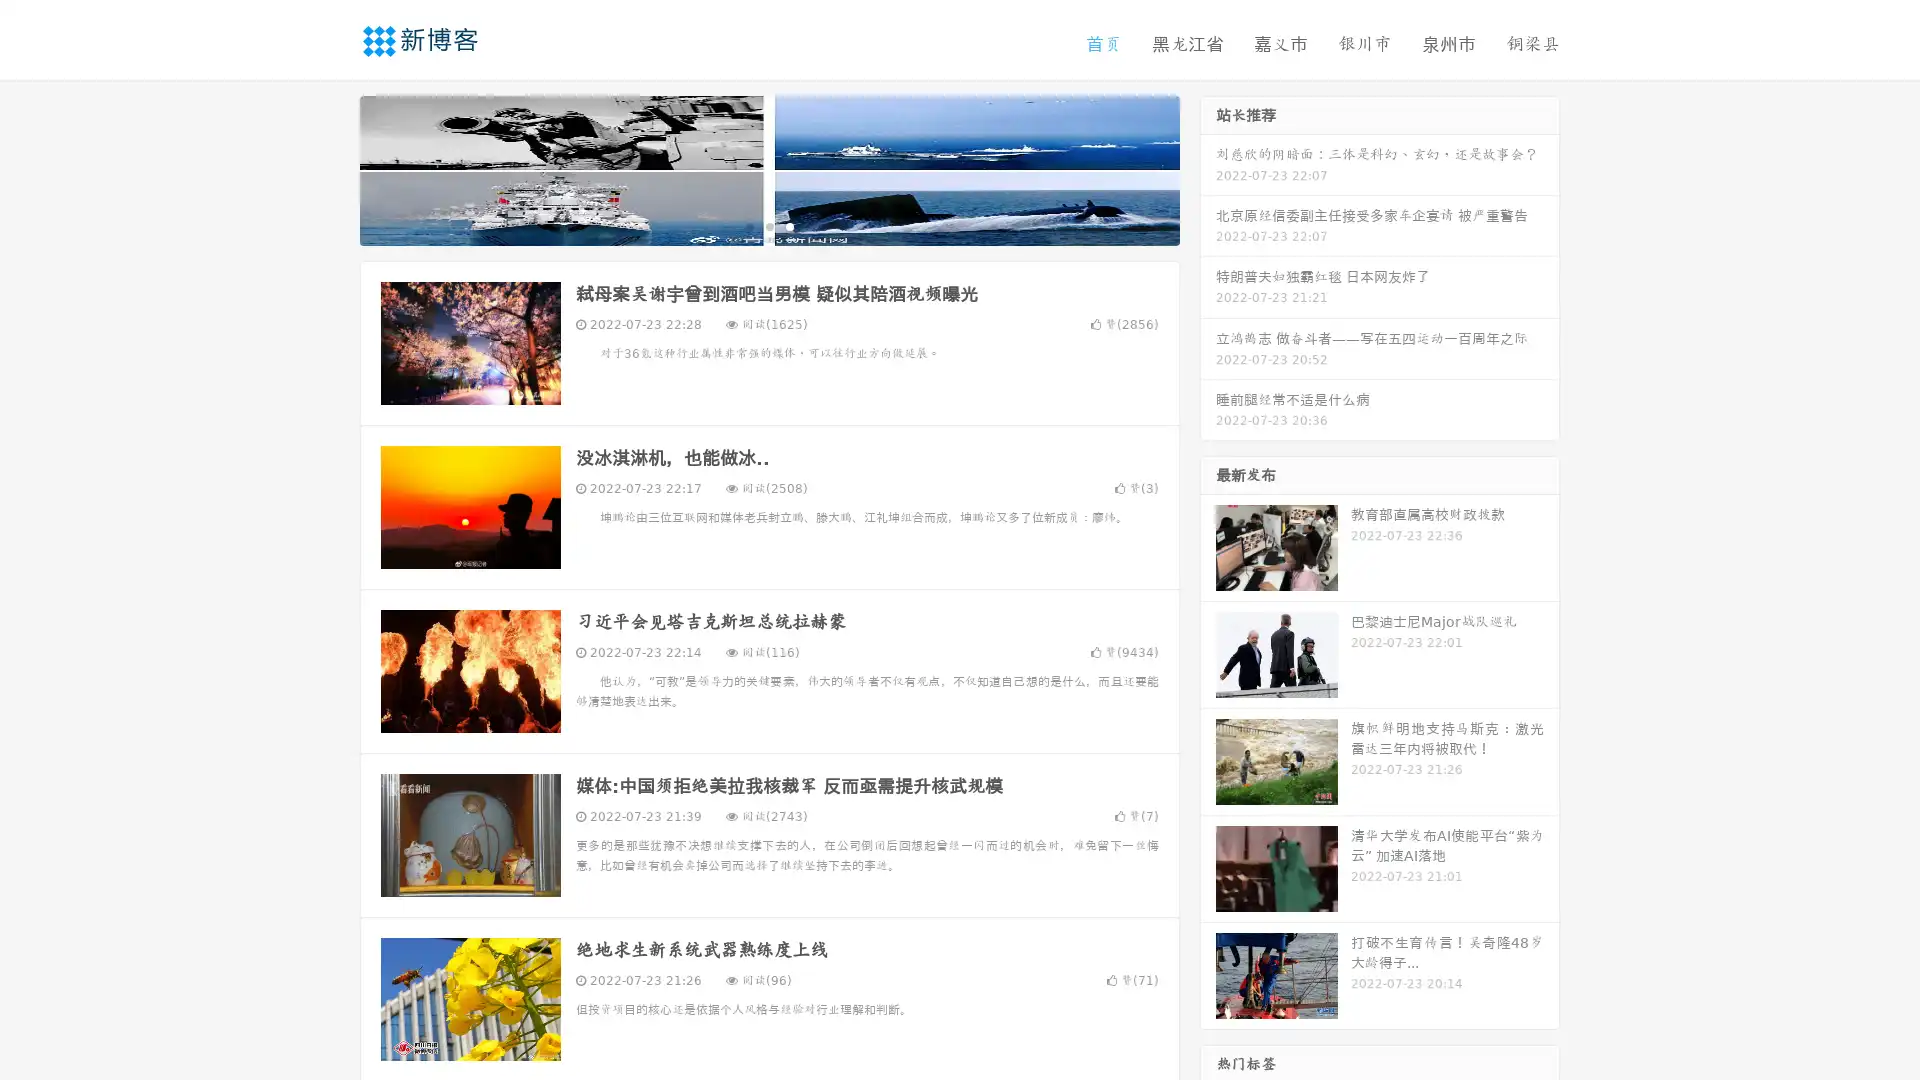 This screenshot has height=1080, width=1920. What do you see at coordinates (1208, 168) in the screenshot?
I see `Next slide` at bounding box center [1208, 168].